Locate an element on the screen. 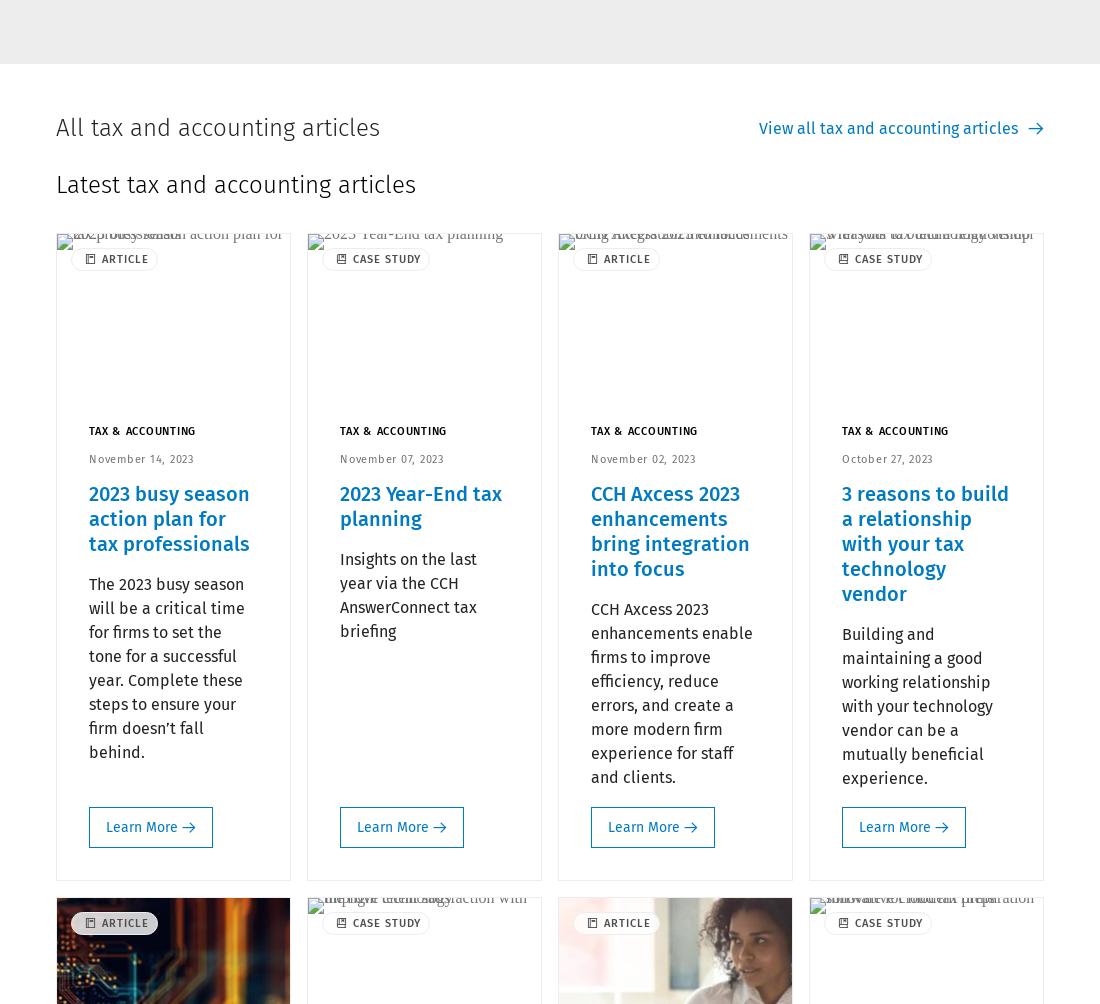 Image resolution: width=1100 pixels, height=1004 pixels. 'Latest tax and accounting articles' is located at coordinates (235, 183).